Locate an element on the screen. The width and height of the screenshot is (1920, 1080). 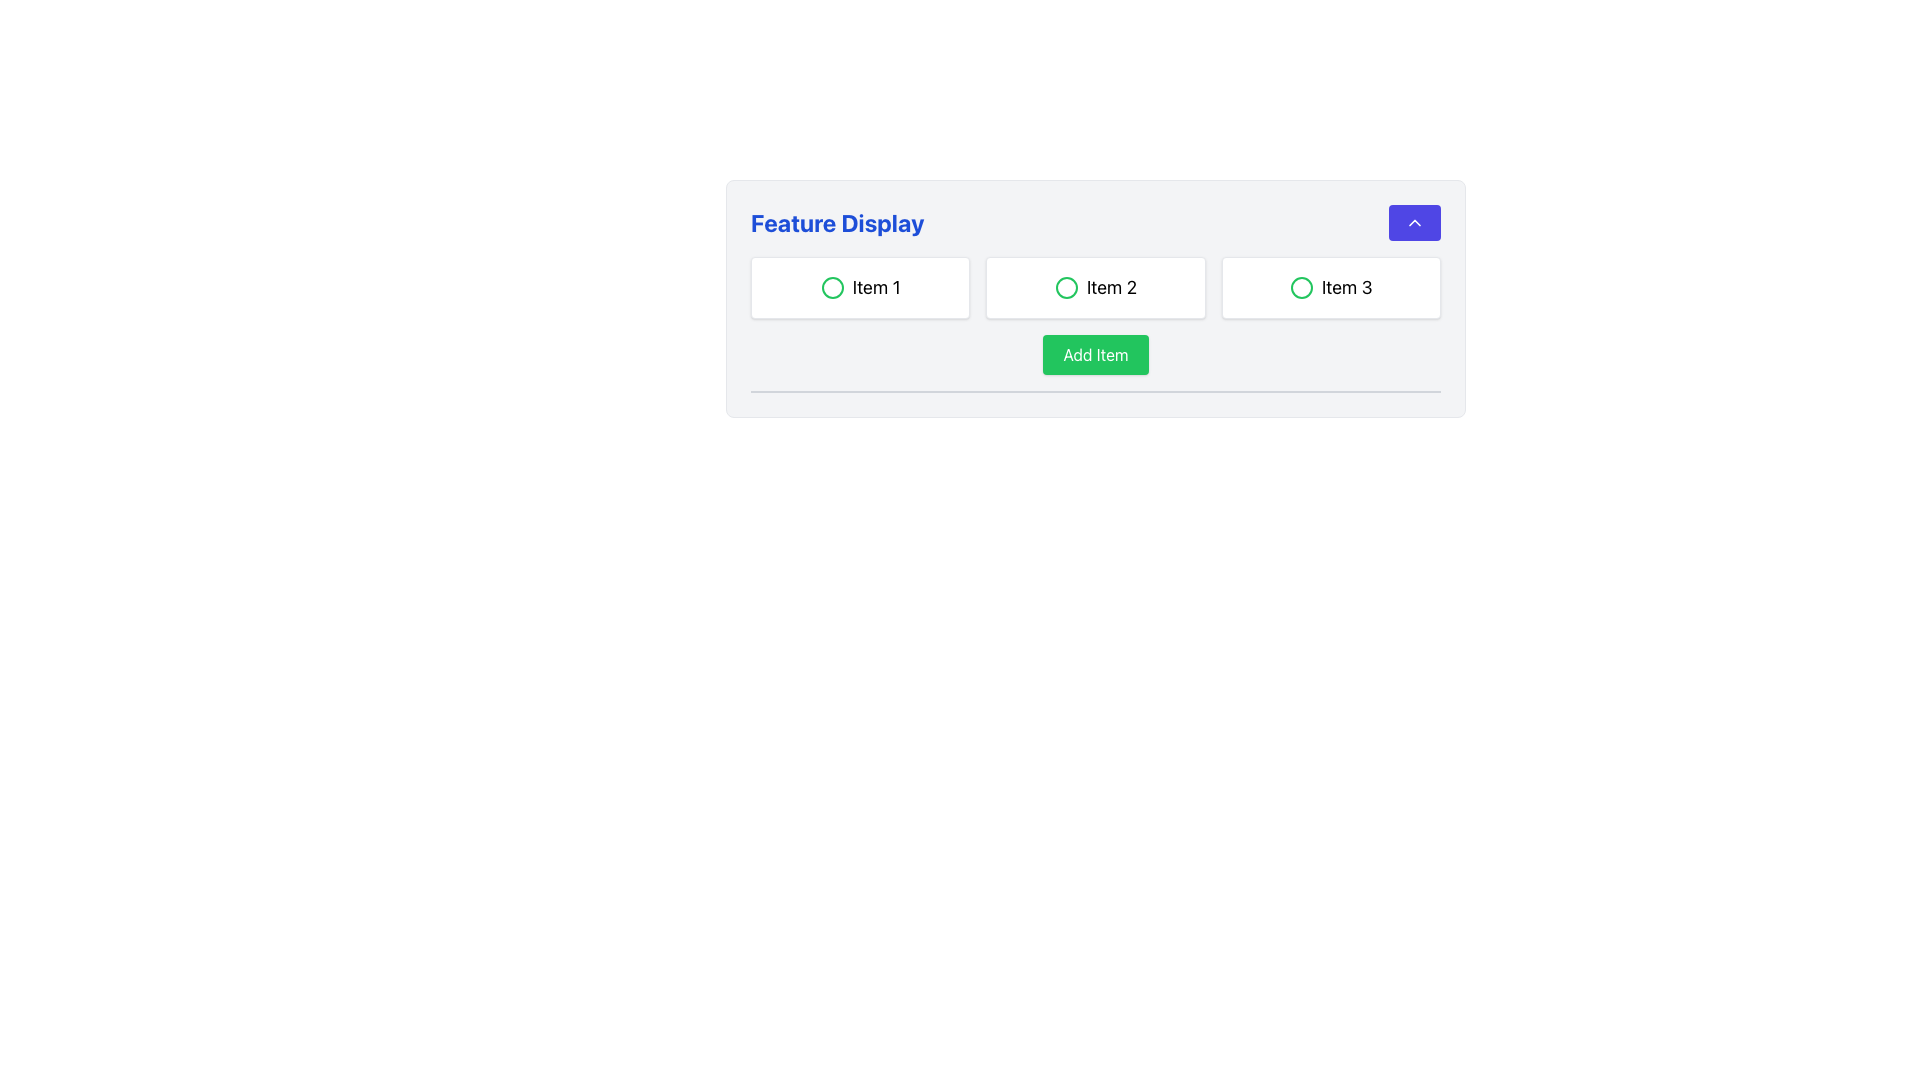
the green circular icon with a hollow center located to the left of the text 'Item 2' is located at coordinates (1065, 288).